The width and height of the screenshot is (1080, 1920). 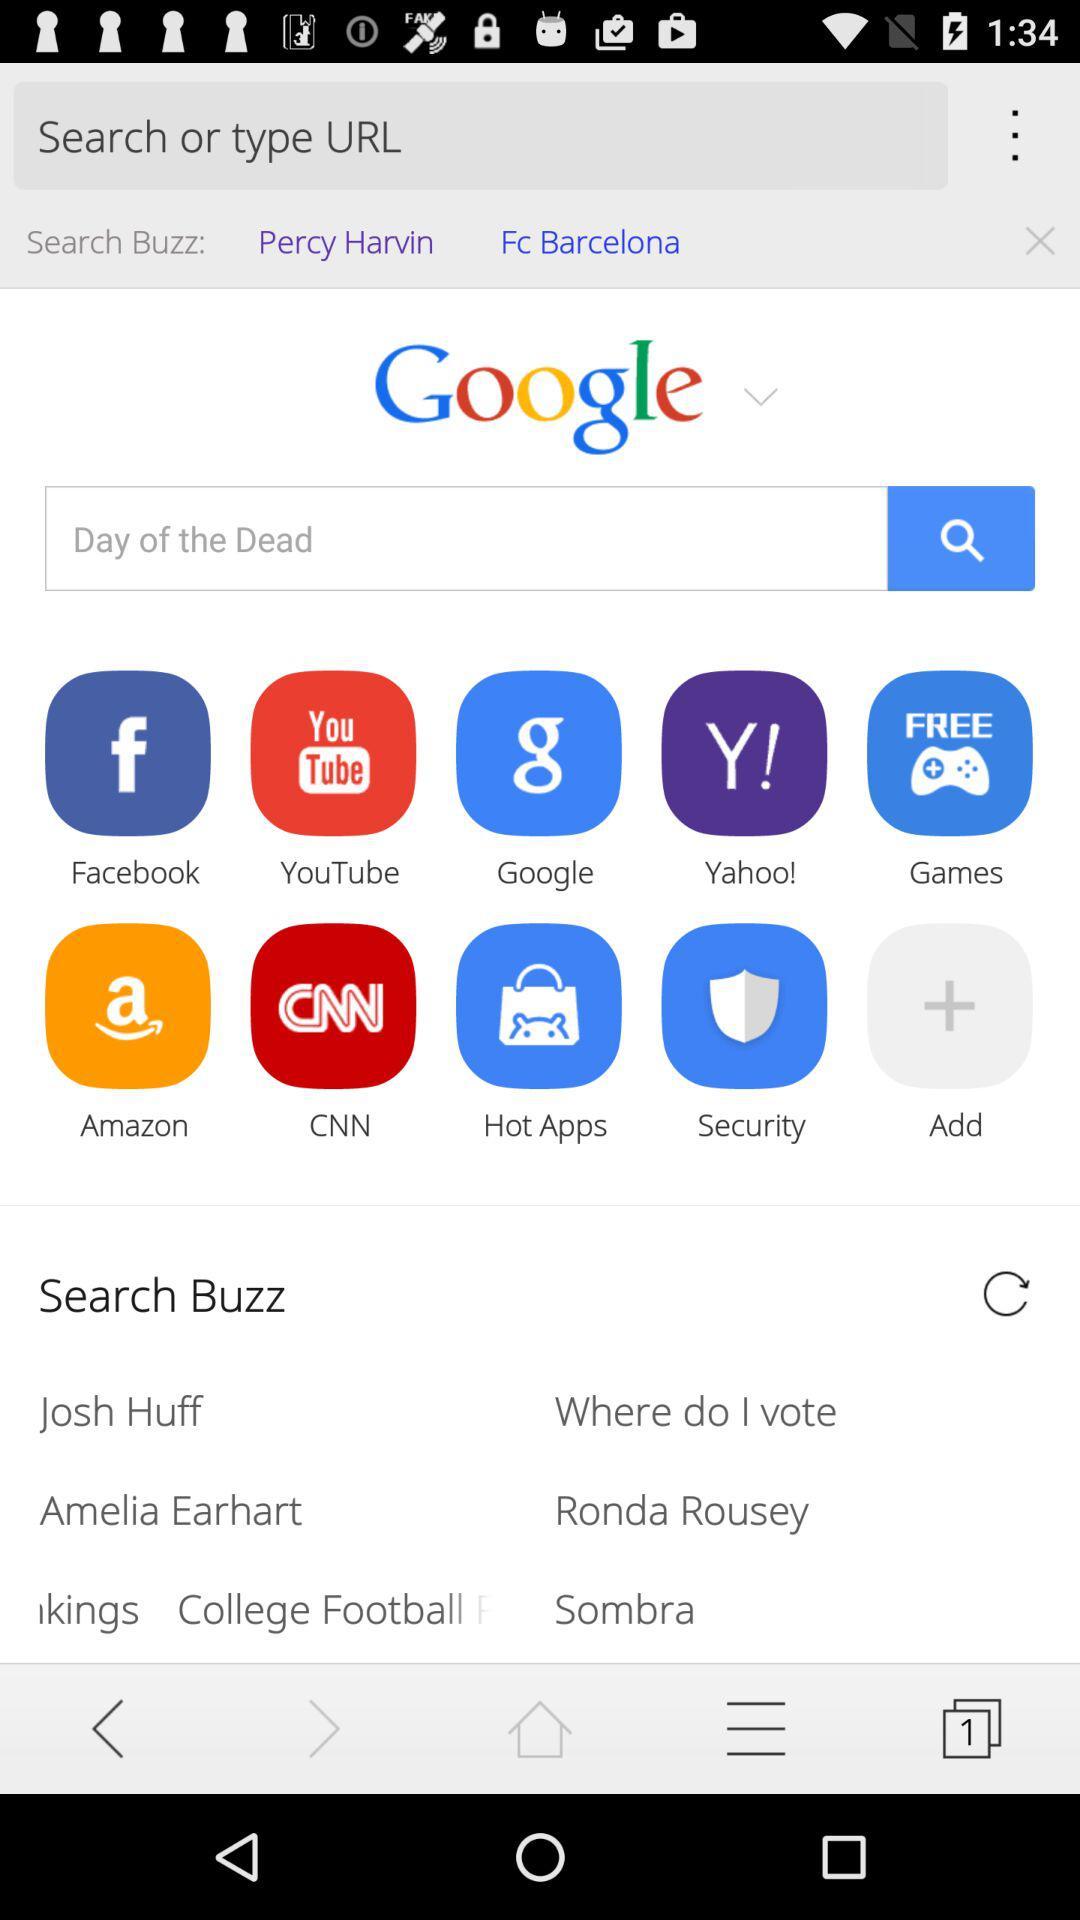 What do you see at coordinates (1006, 1383) in the screenshot?
I see `the refresh icon` at bounding box center [1006, 1383].